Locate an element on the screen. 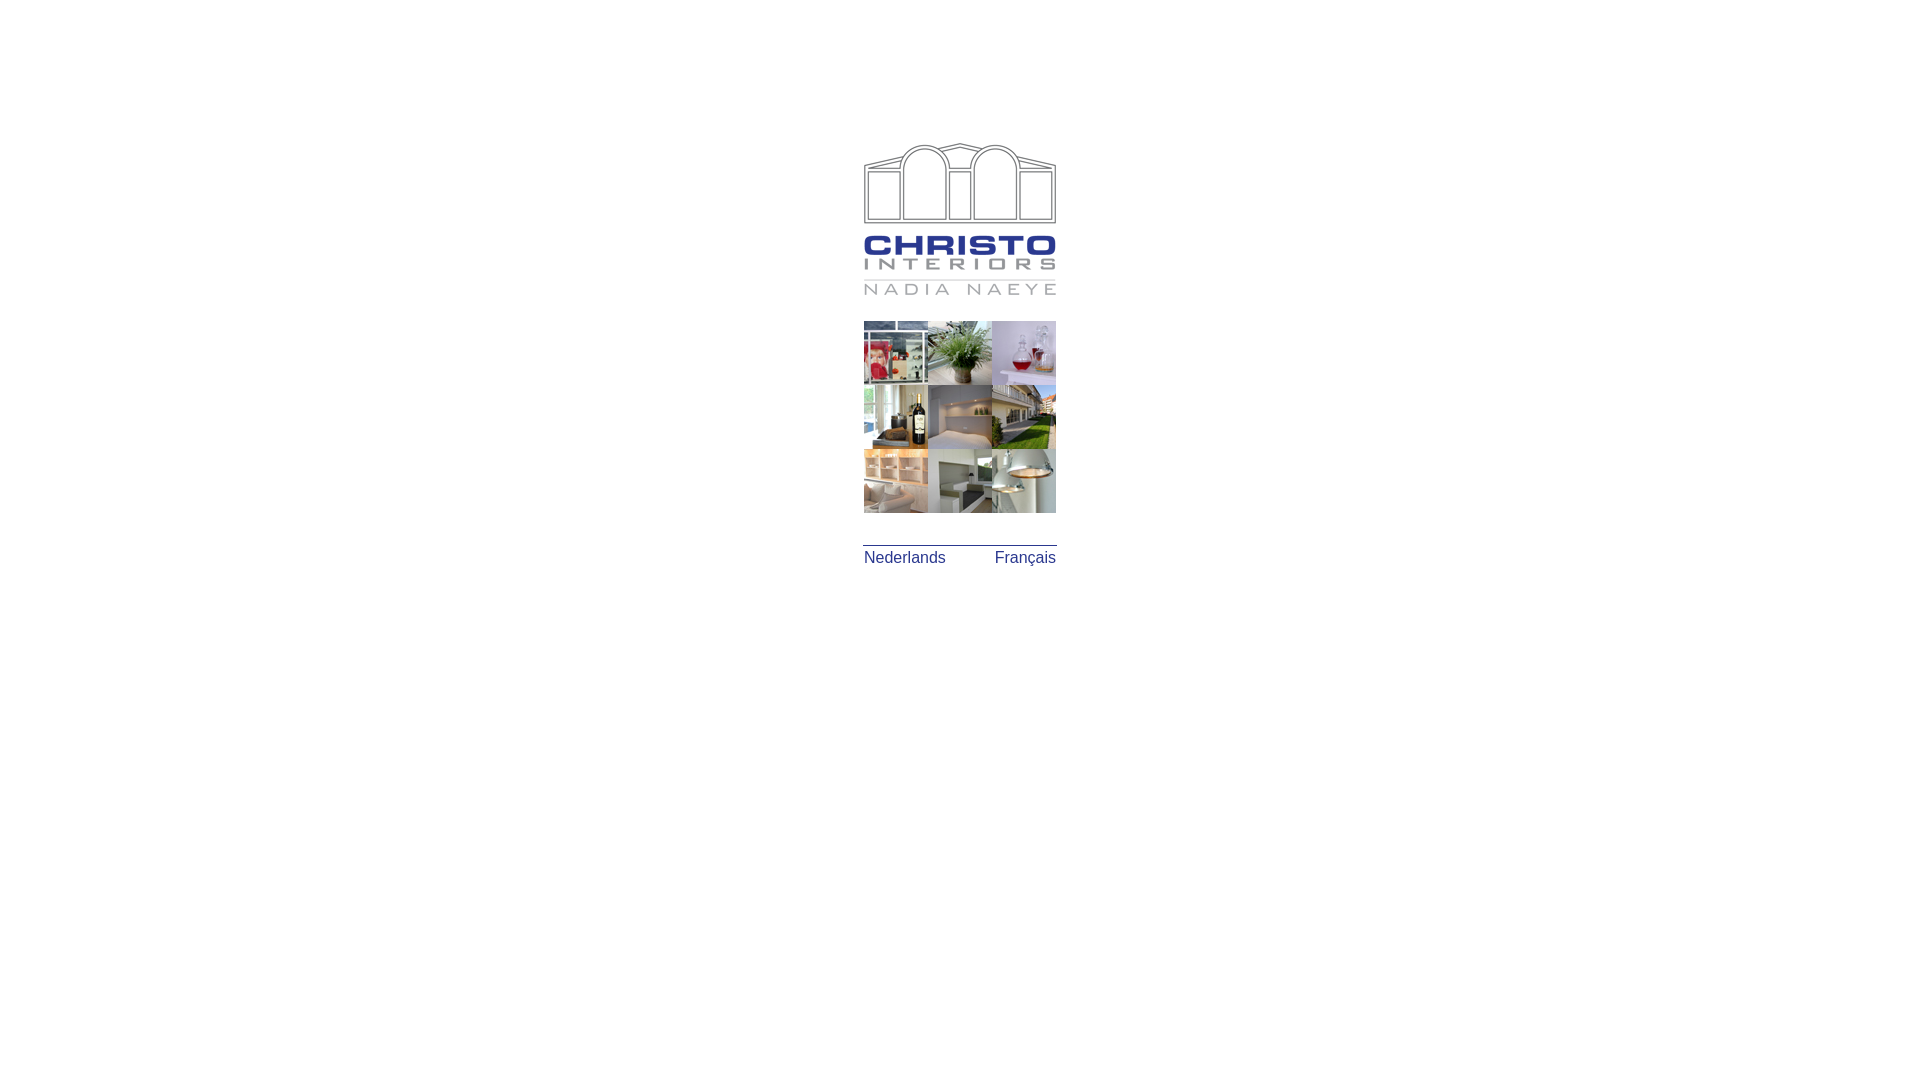  'Nederlands' is located at coordinates (864, 557).